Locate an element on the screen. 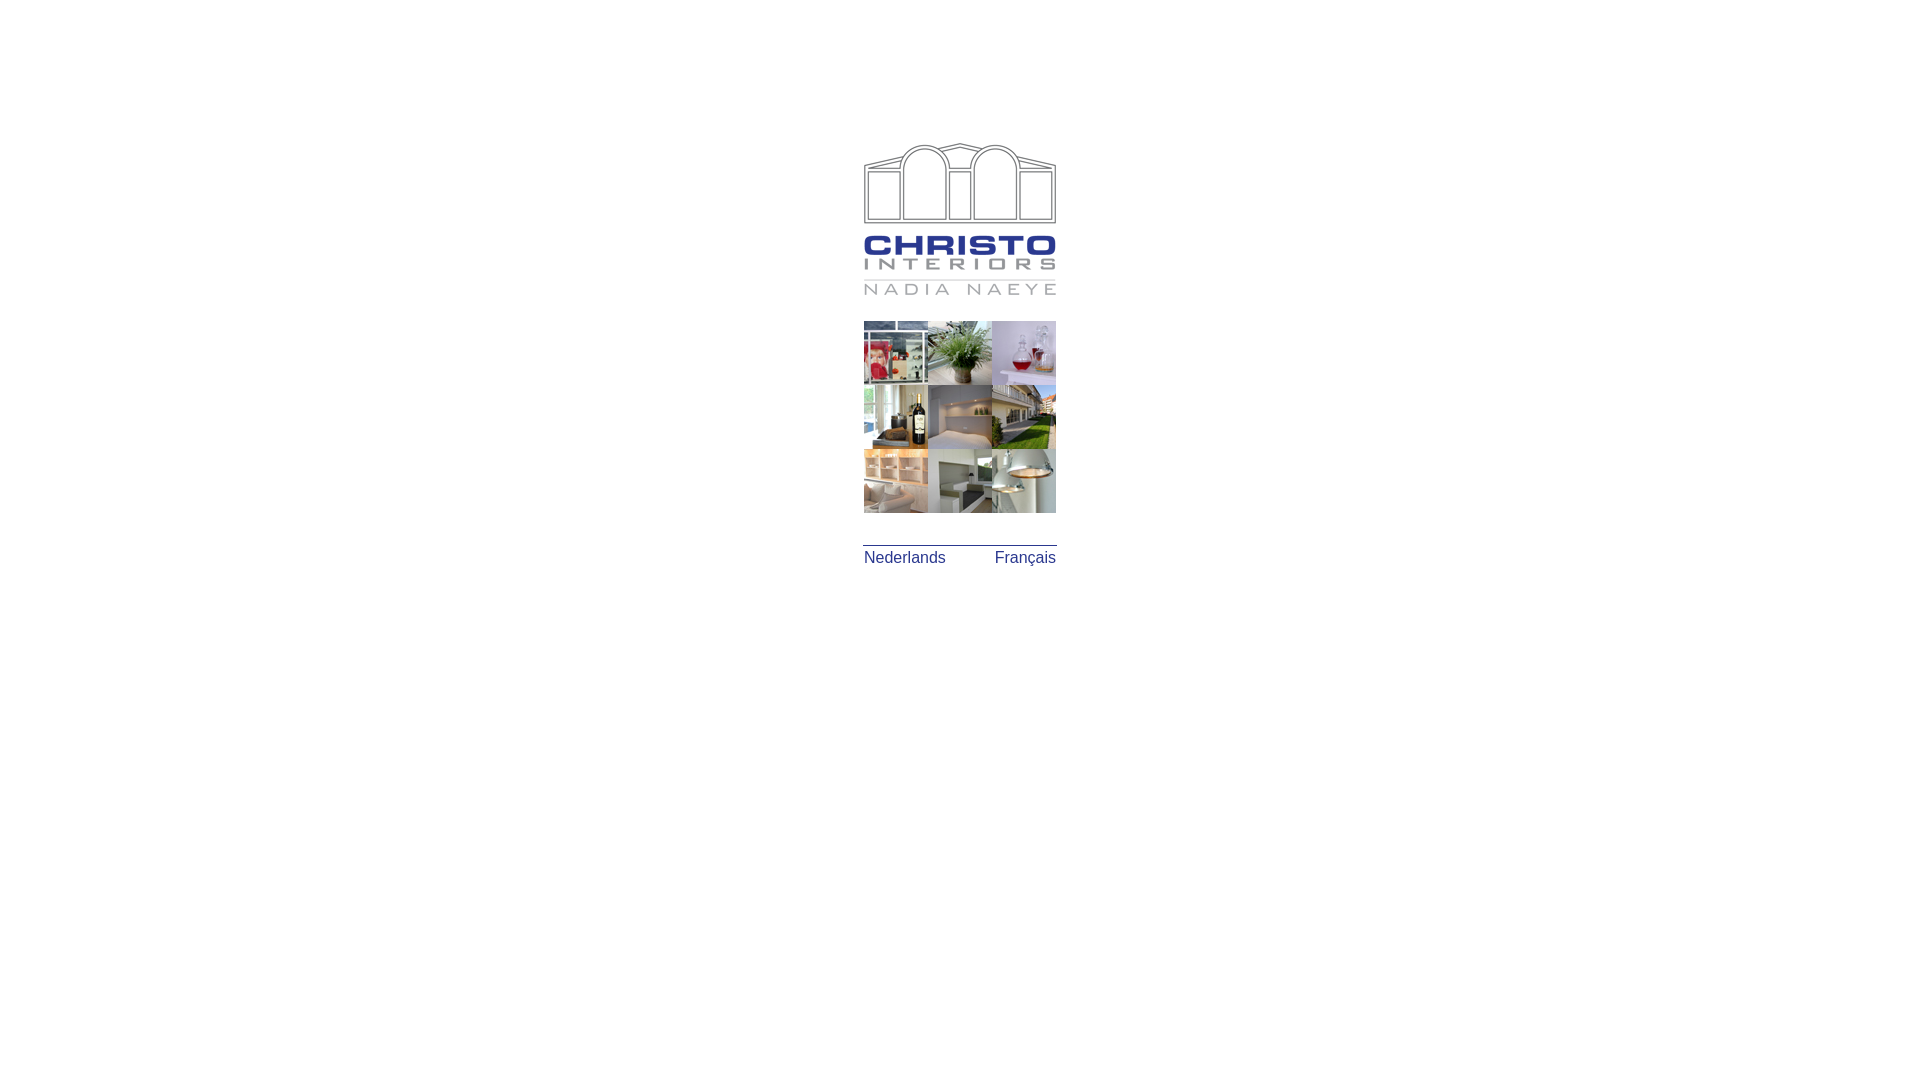  'Nederlands' is located at coordinates (864, 557).